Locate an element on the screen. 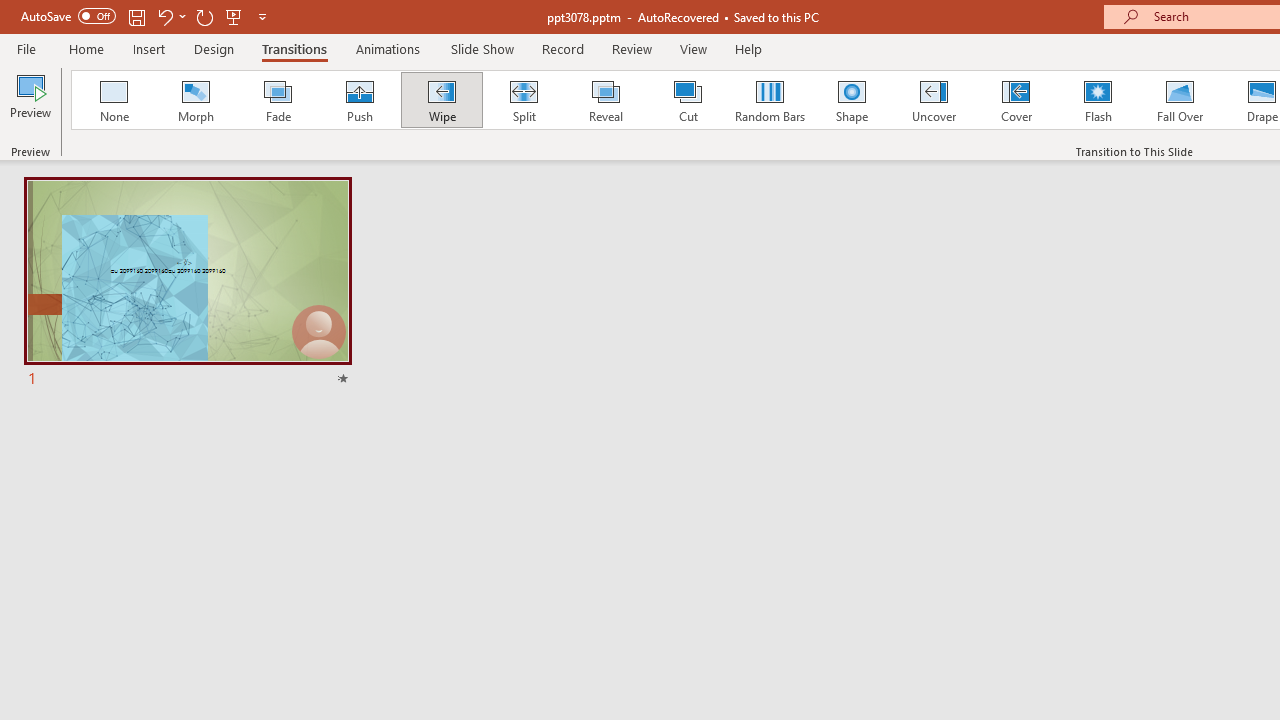 This screenshot has height=720, width=1280. 'Uncover' is located at coordinates (933, 100).